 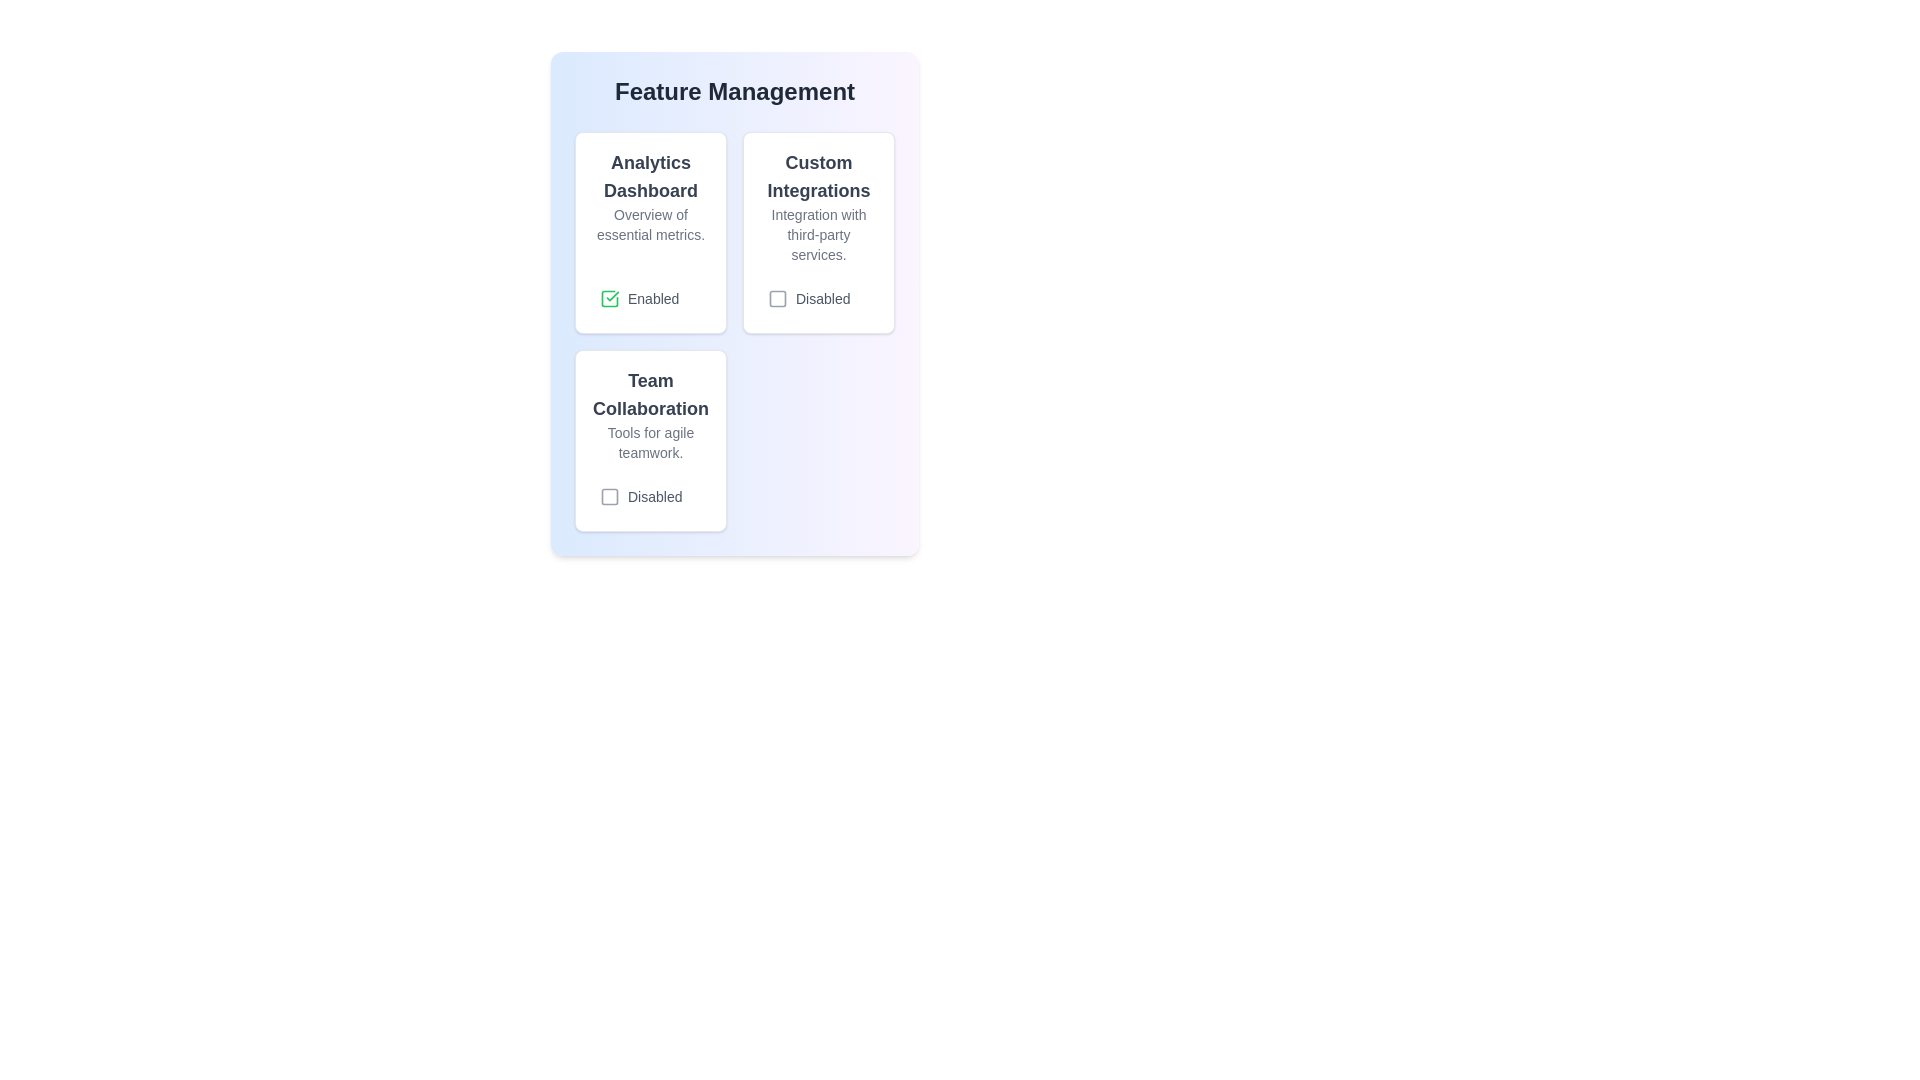 I want to click on the square icon indicating the state of the feature within the 'Team Collaboration' card, adjacent to the text 'Disabled', so click(x=608, y=496).